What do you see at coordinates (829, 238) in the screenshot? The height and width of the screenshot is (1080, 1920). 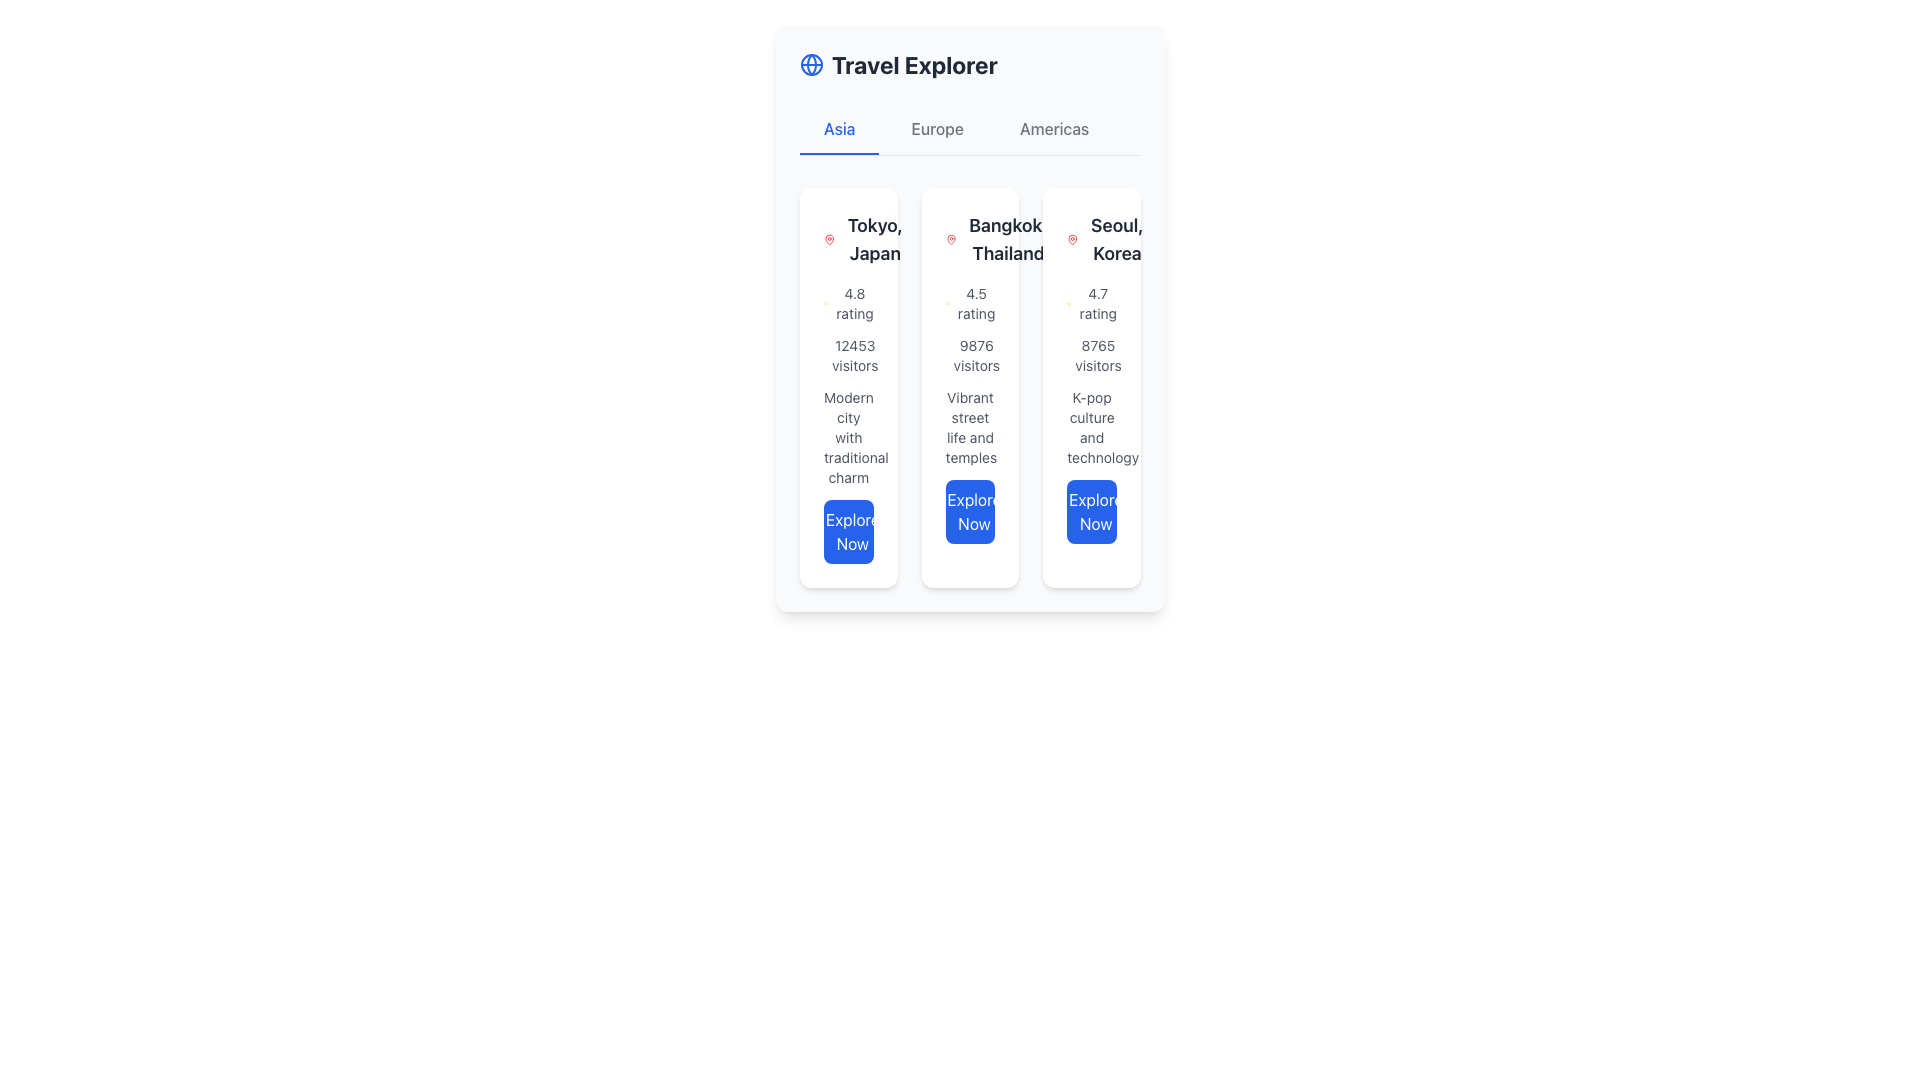 I see `the red map pin icon that indicates the location of Tokyo, Japan, positioned in the first card layout` at bounding box center [829, 238].